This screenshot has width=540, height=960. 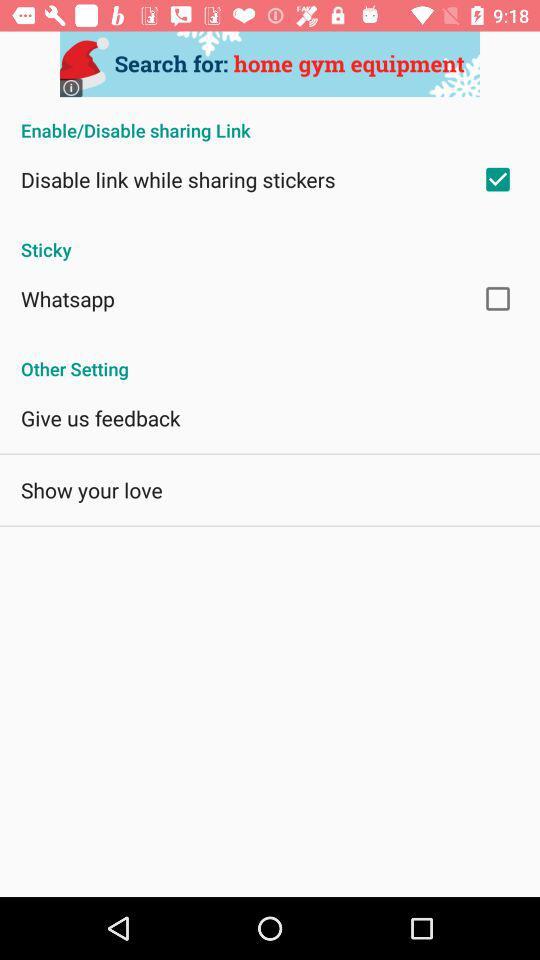 What do you see at coordinates (67, 297) in the screenshot?
I see `icon above the other setting app` at bounding box center [67, 297].